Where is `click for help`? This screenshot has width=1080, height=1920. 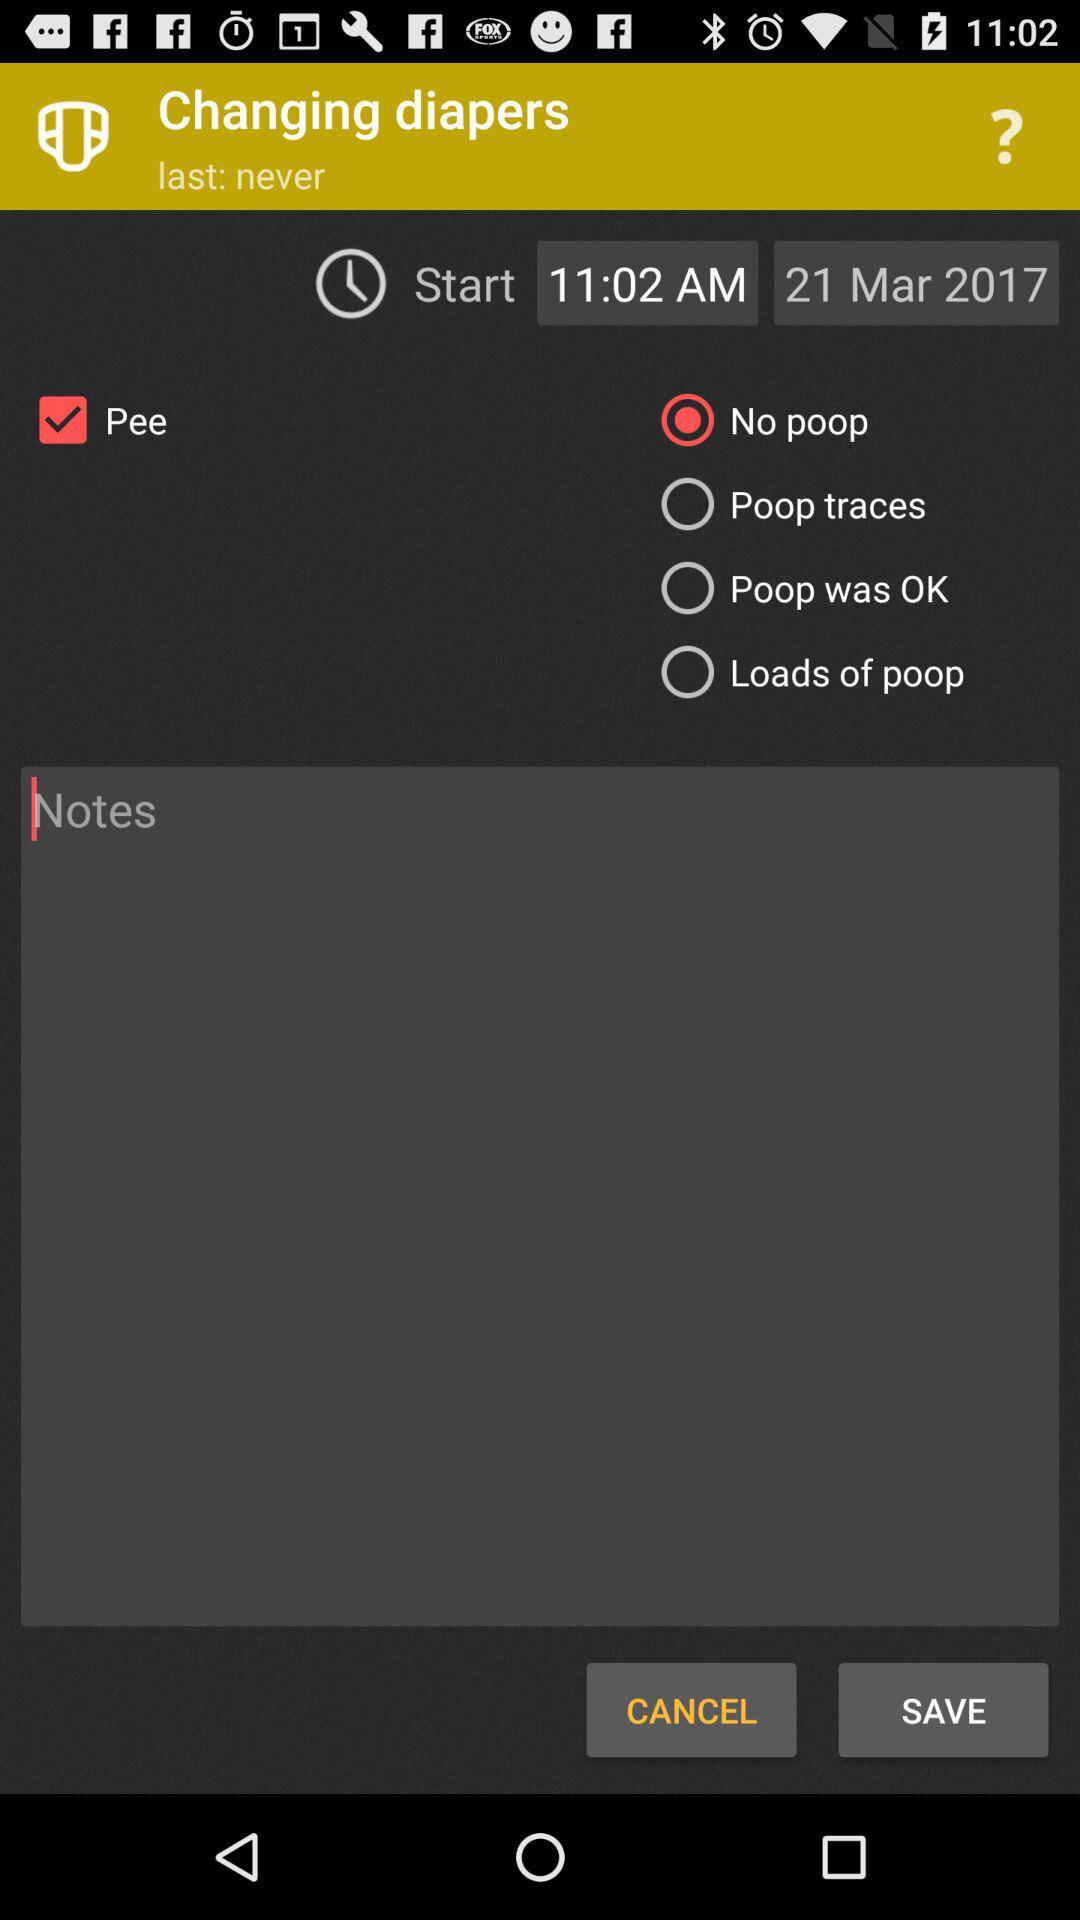
click for help is located at coordinates (1006, 135).